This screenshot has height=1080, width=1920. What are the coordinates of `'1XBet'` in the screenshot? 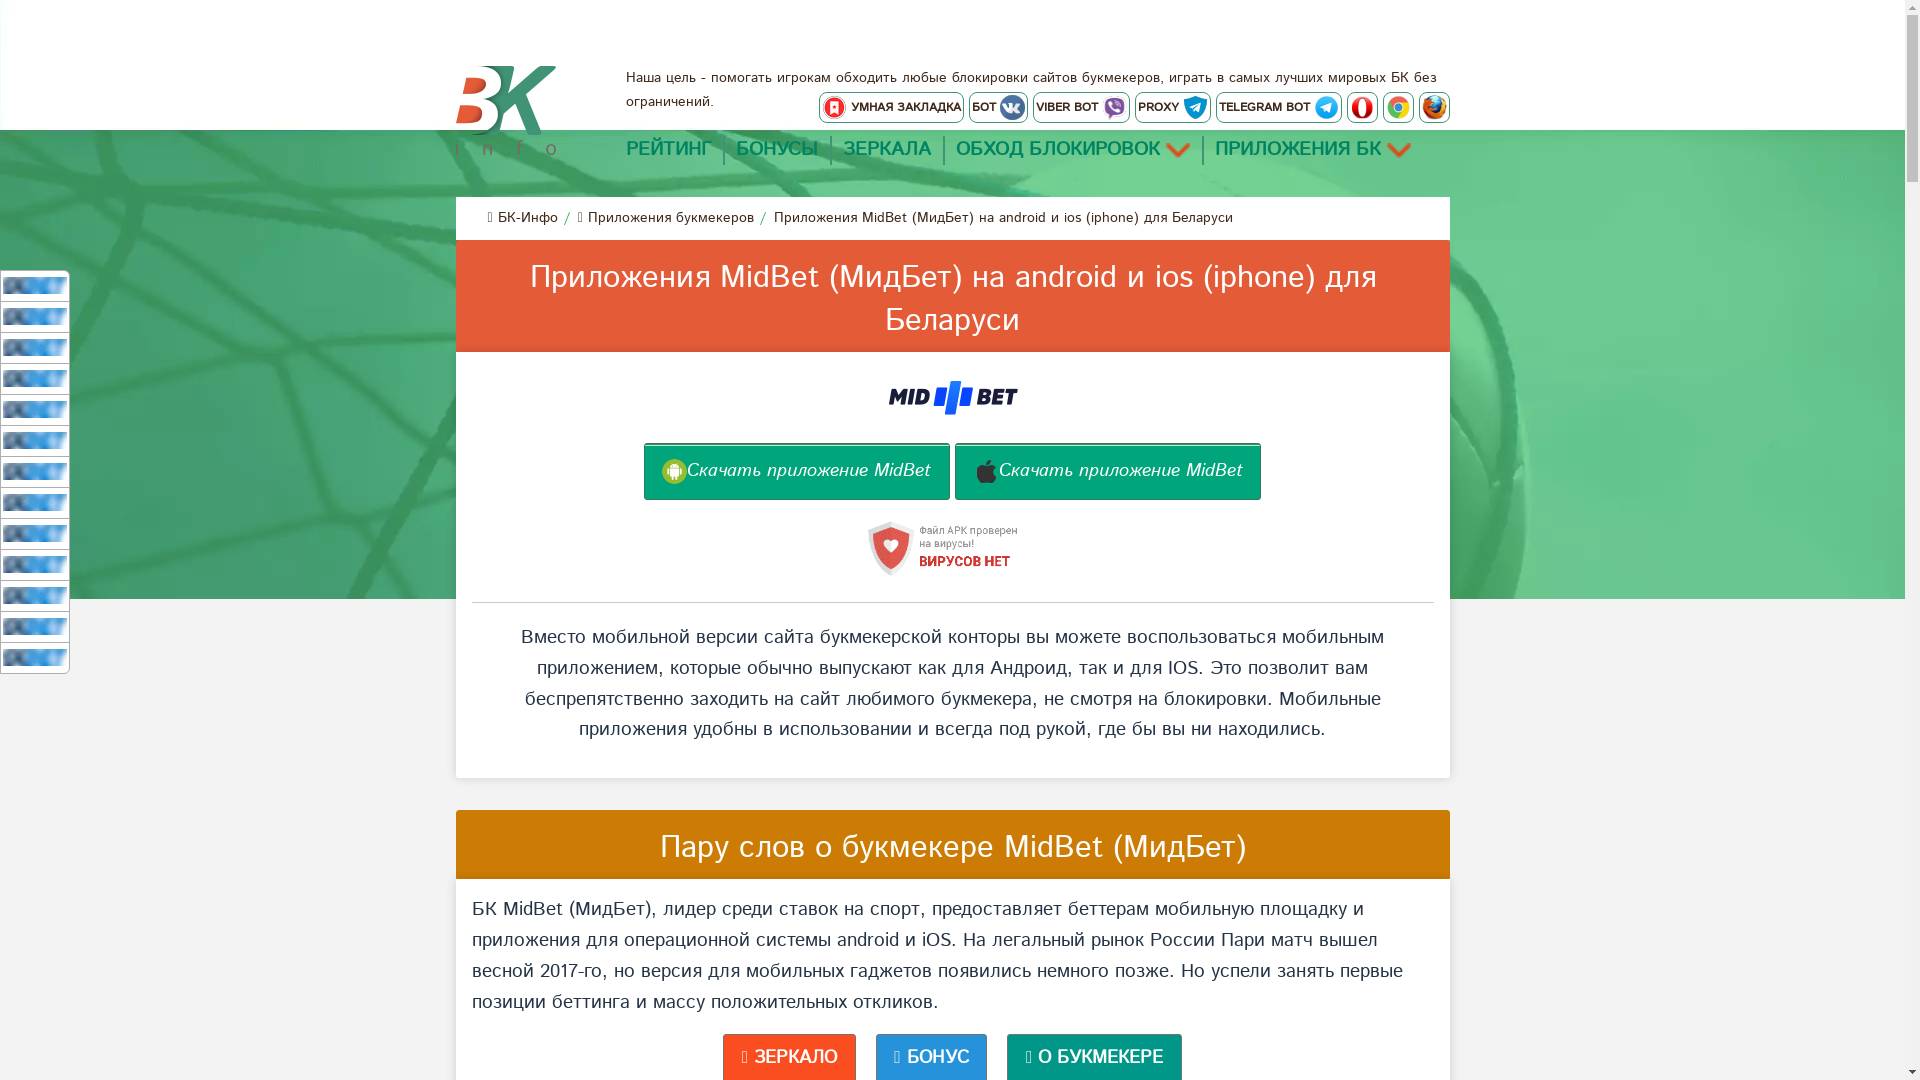 It's located at (34, 285).